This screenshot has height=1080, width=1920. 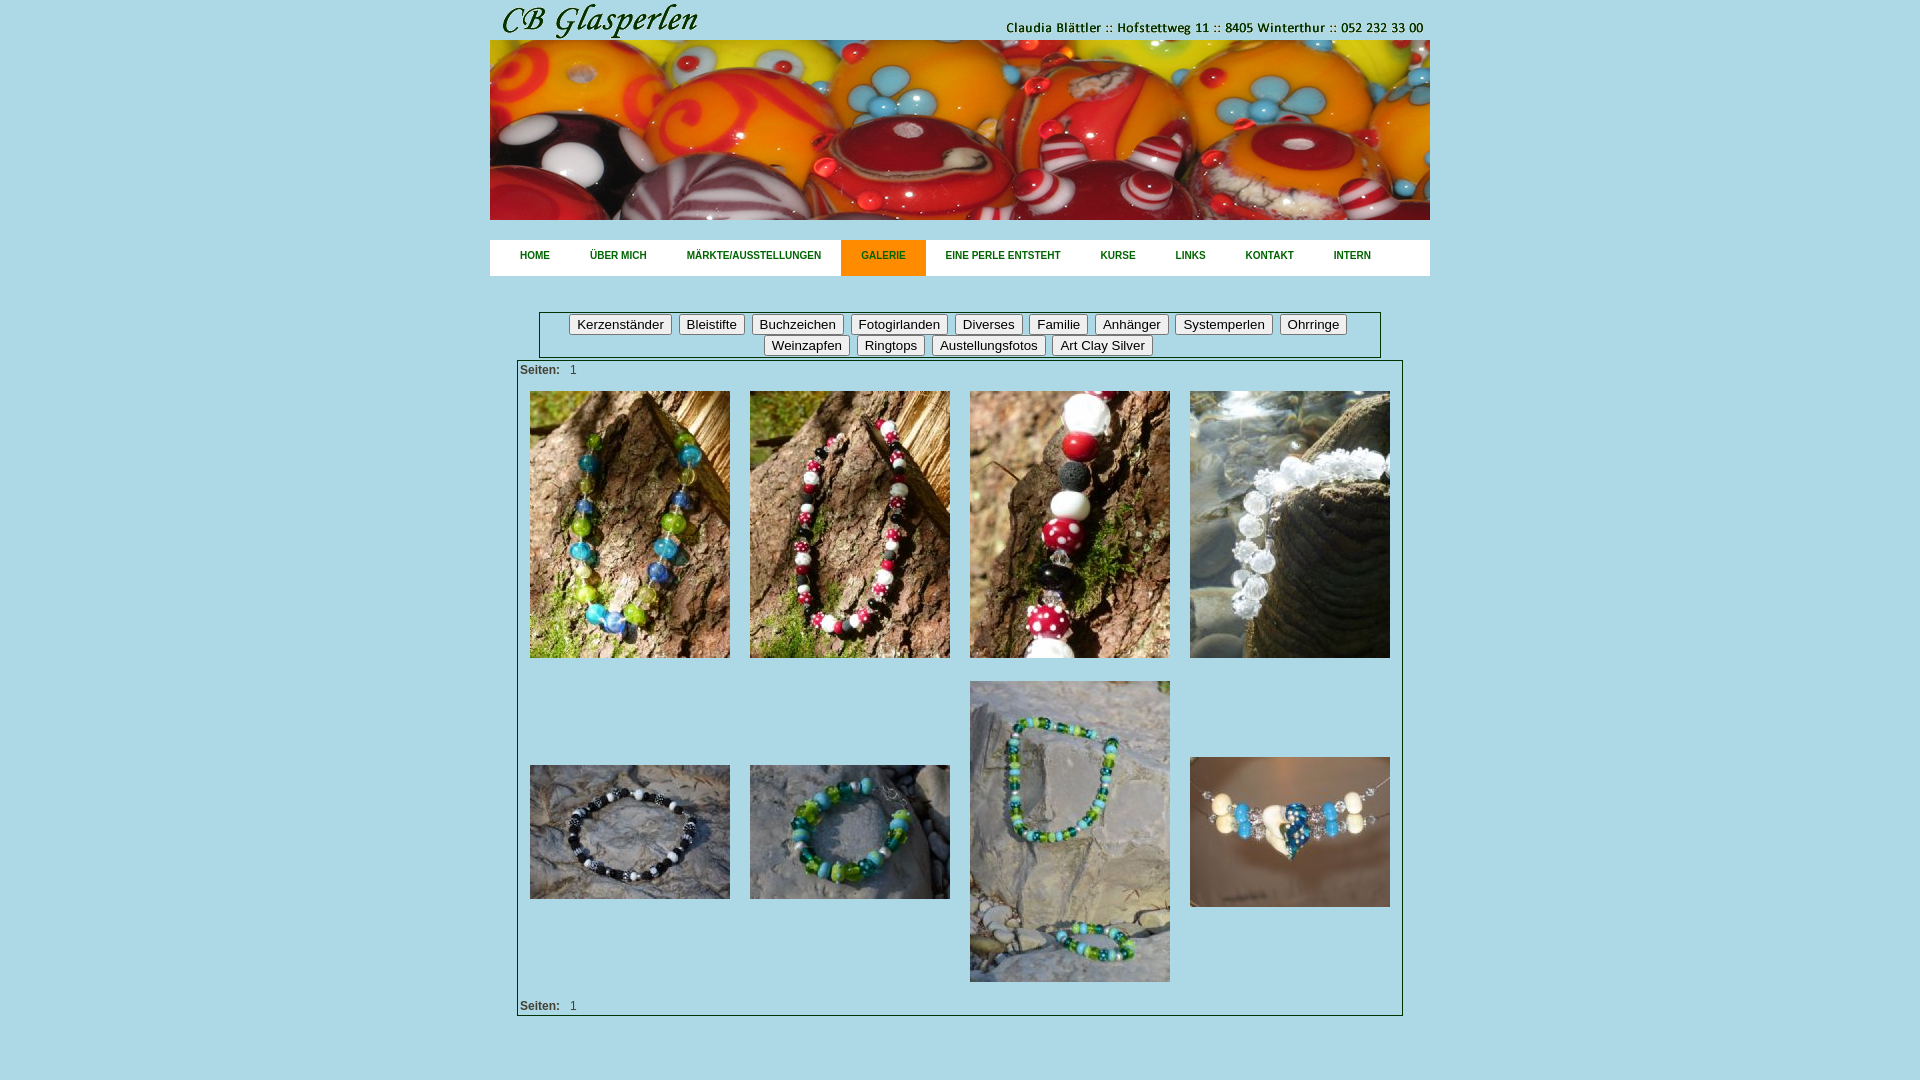 What do you see at coordinates (988, 323) in the screenshot?
I see `'Diverses'` at bounding box center [988, 323].